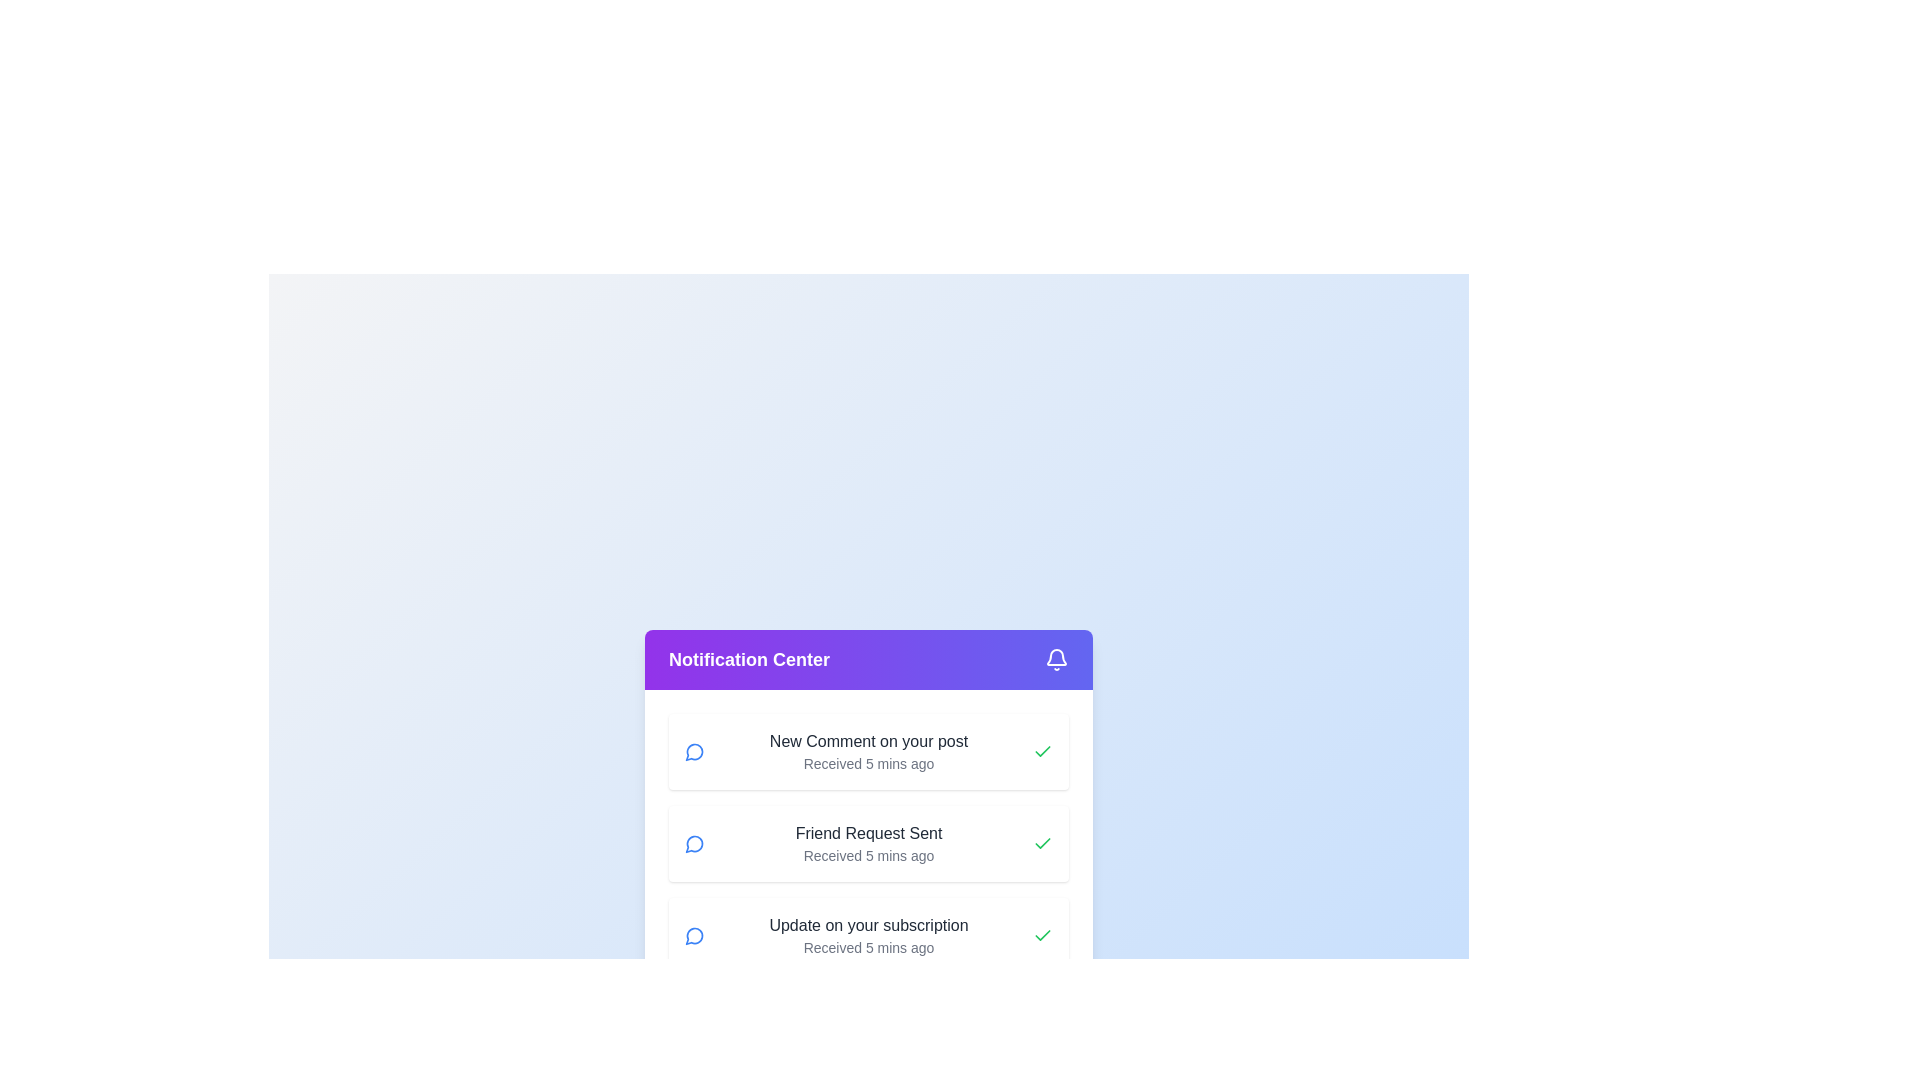 Image resolution: width=1920 pixels, height=1080 pixels. What do you see at coordinates (1041, 844) in the screenshot?
I see `the green checkmark icon located at the far right of the 'Friend Request Sent' notification card, indicating confirmation or completion` at bounding box center [1041, 844].